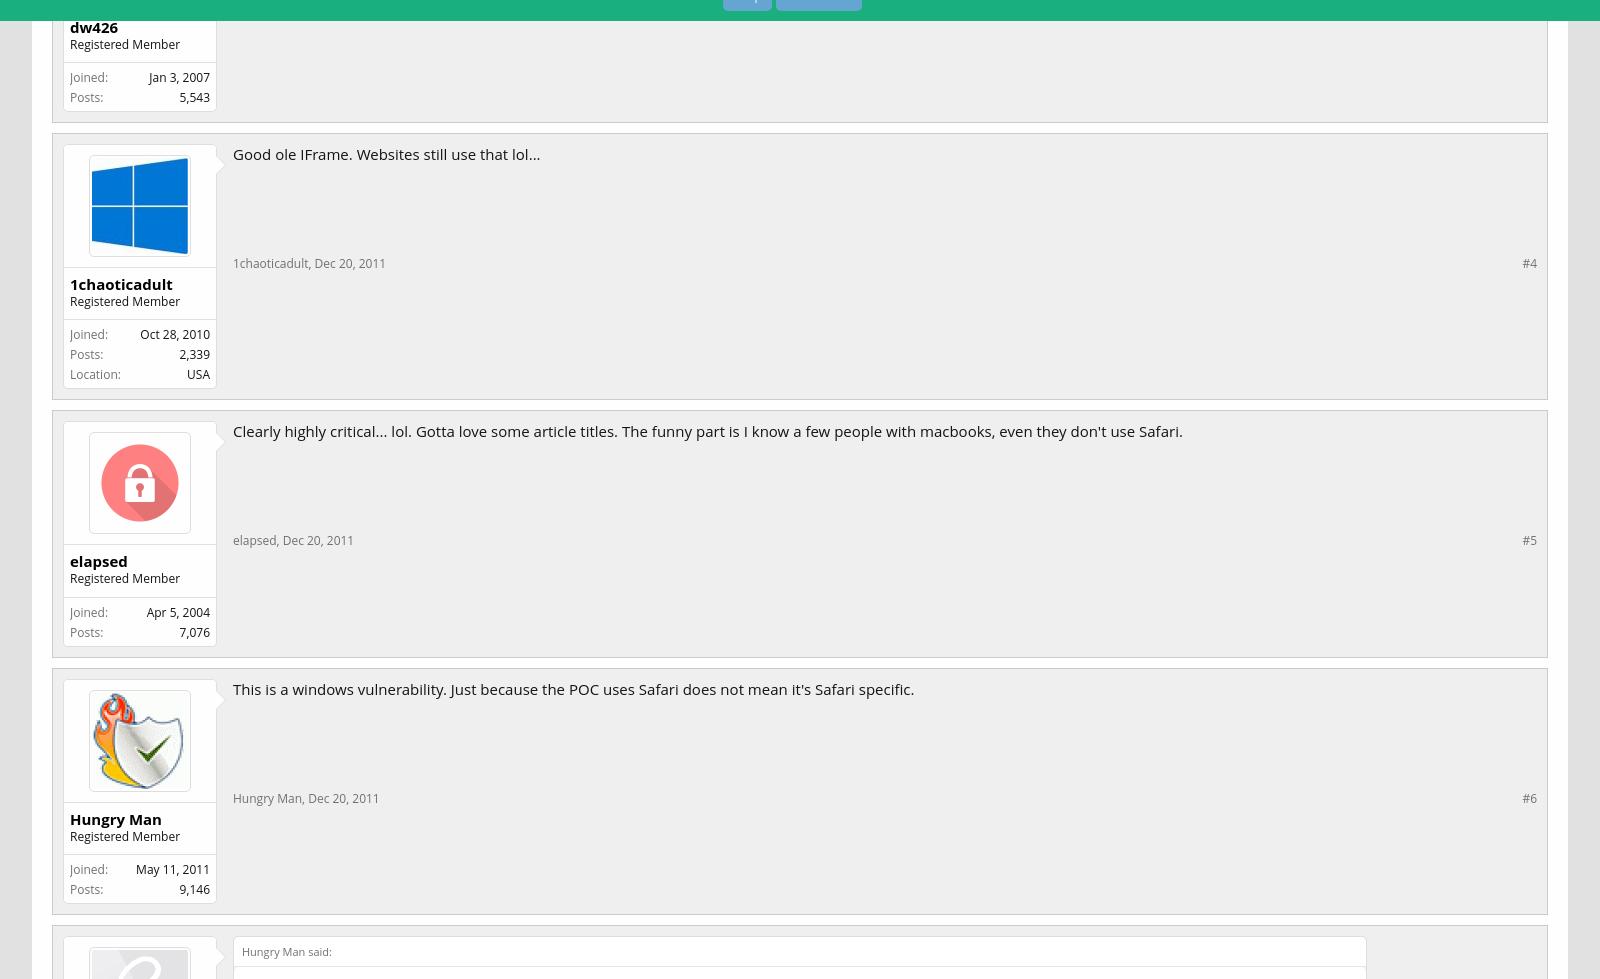 The height and width of the screenshot is (979, 1600). What do you see at coordinates (178, 887) in the screenshot?
I see `'9,146'` at bounding box center [178, 887].